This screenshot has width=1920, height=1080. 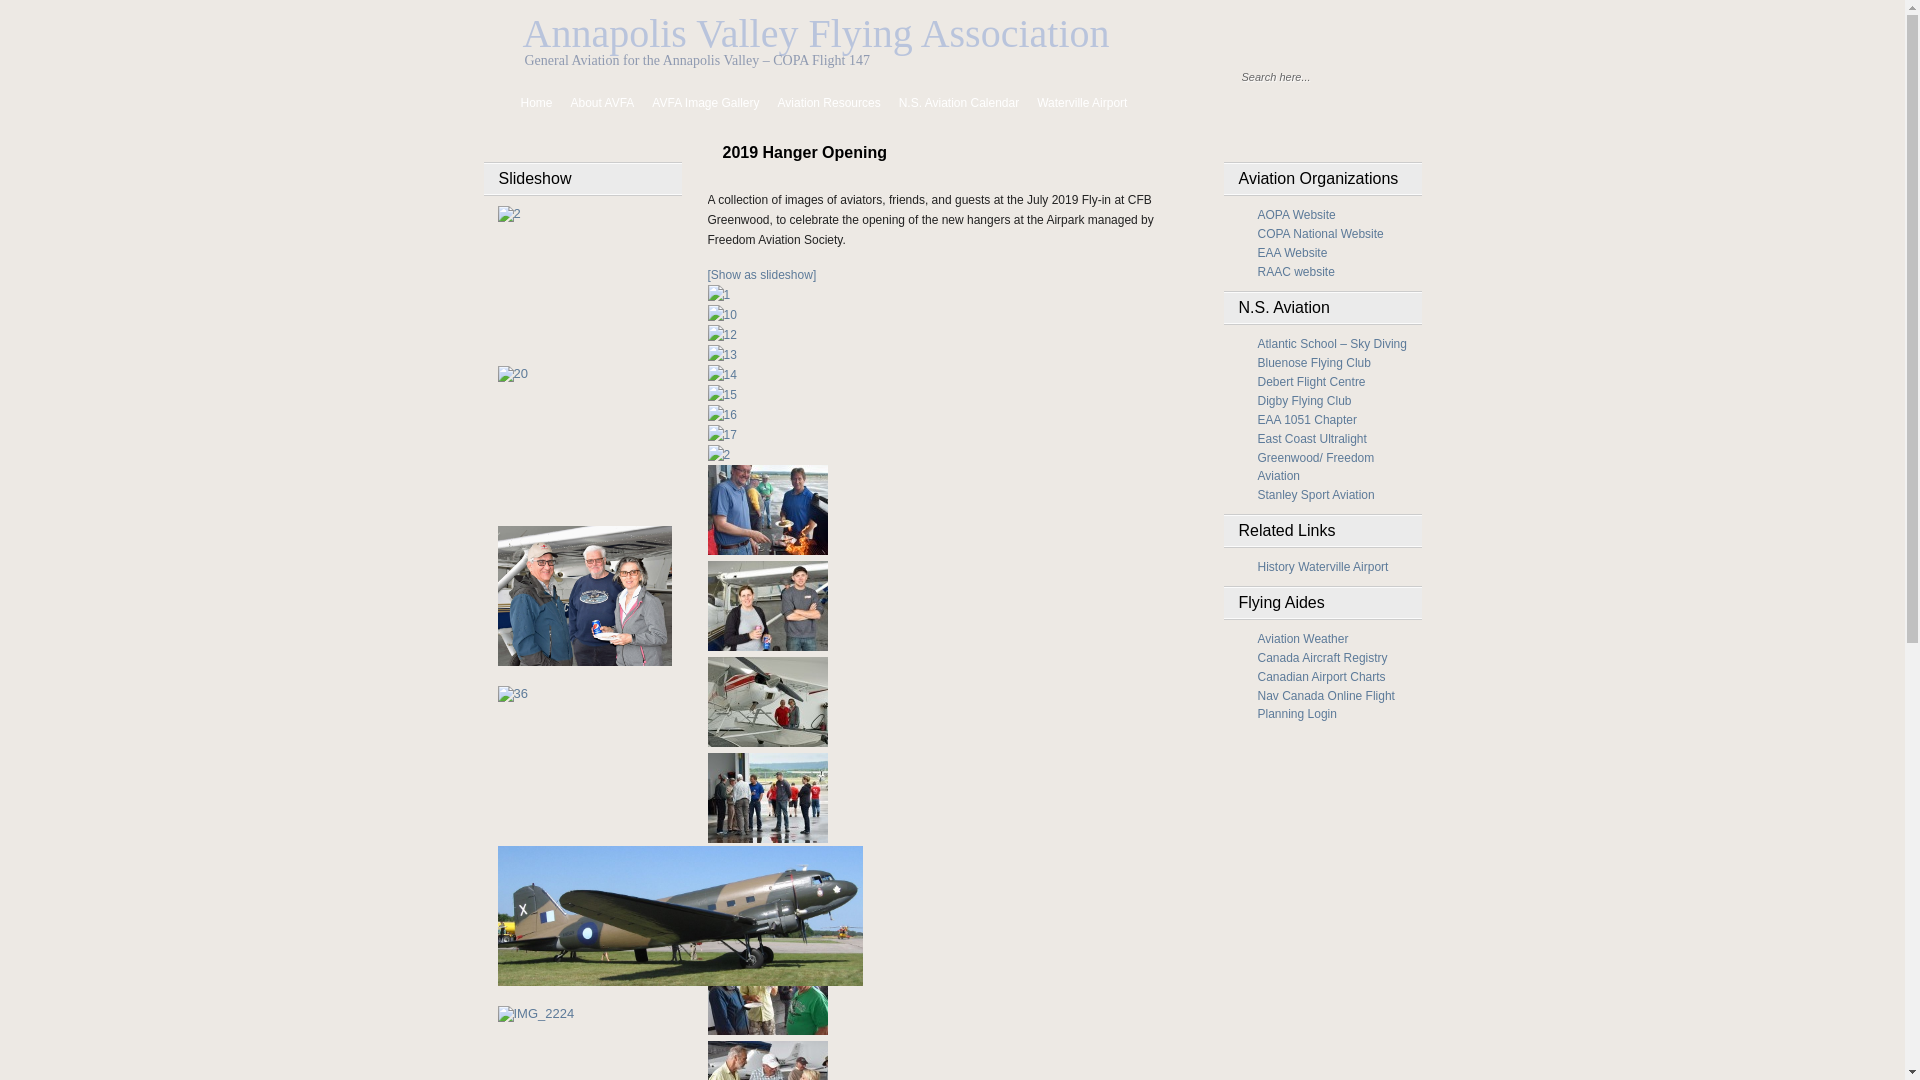 What do you see at coordinates (1311, 381) in the screenshot?
I see `'Debert Flight Centre'` at bounding box center [1311, 381].